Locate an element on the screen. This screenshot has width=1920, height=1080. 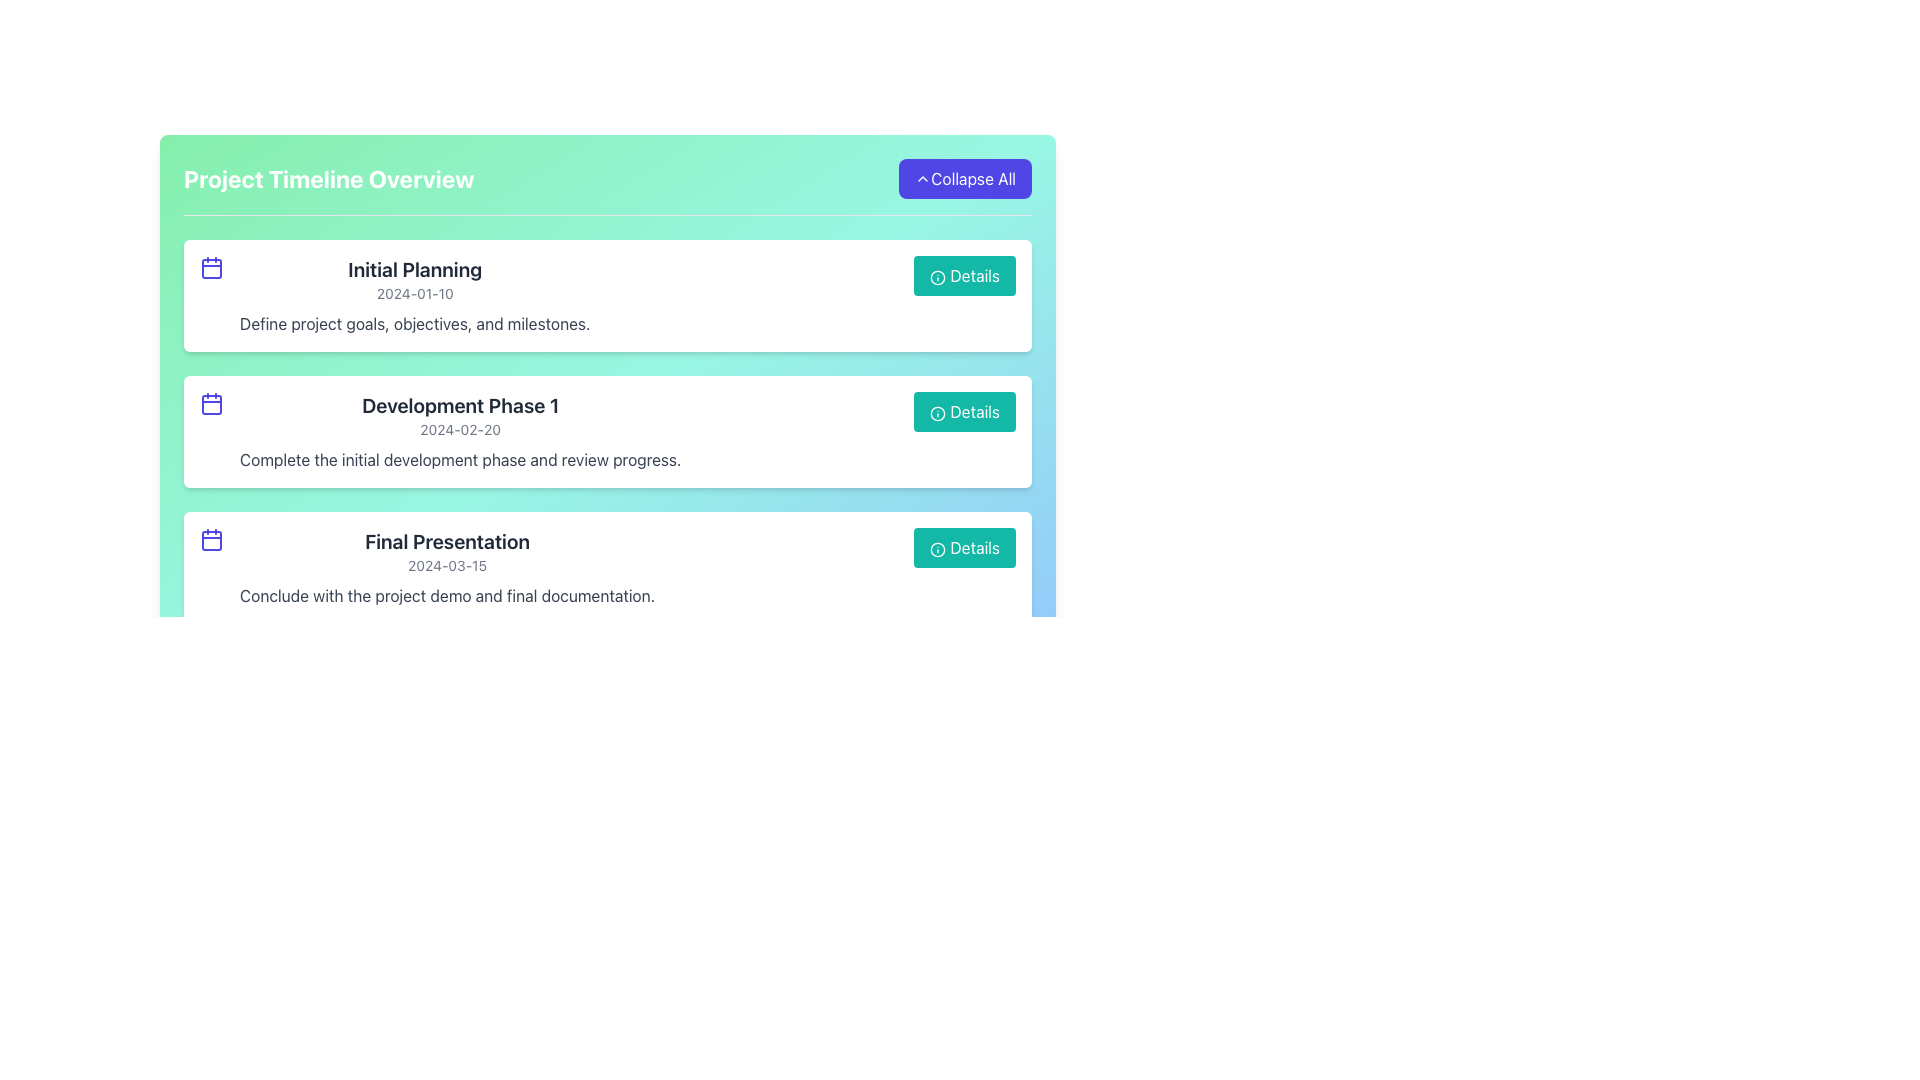
the text label displaying the date '2024-02-20' in gray font, located beneath 'Development Phase 1' and above the description in the second card of project phases is located at coordinates (459, 428).